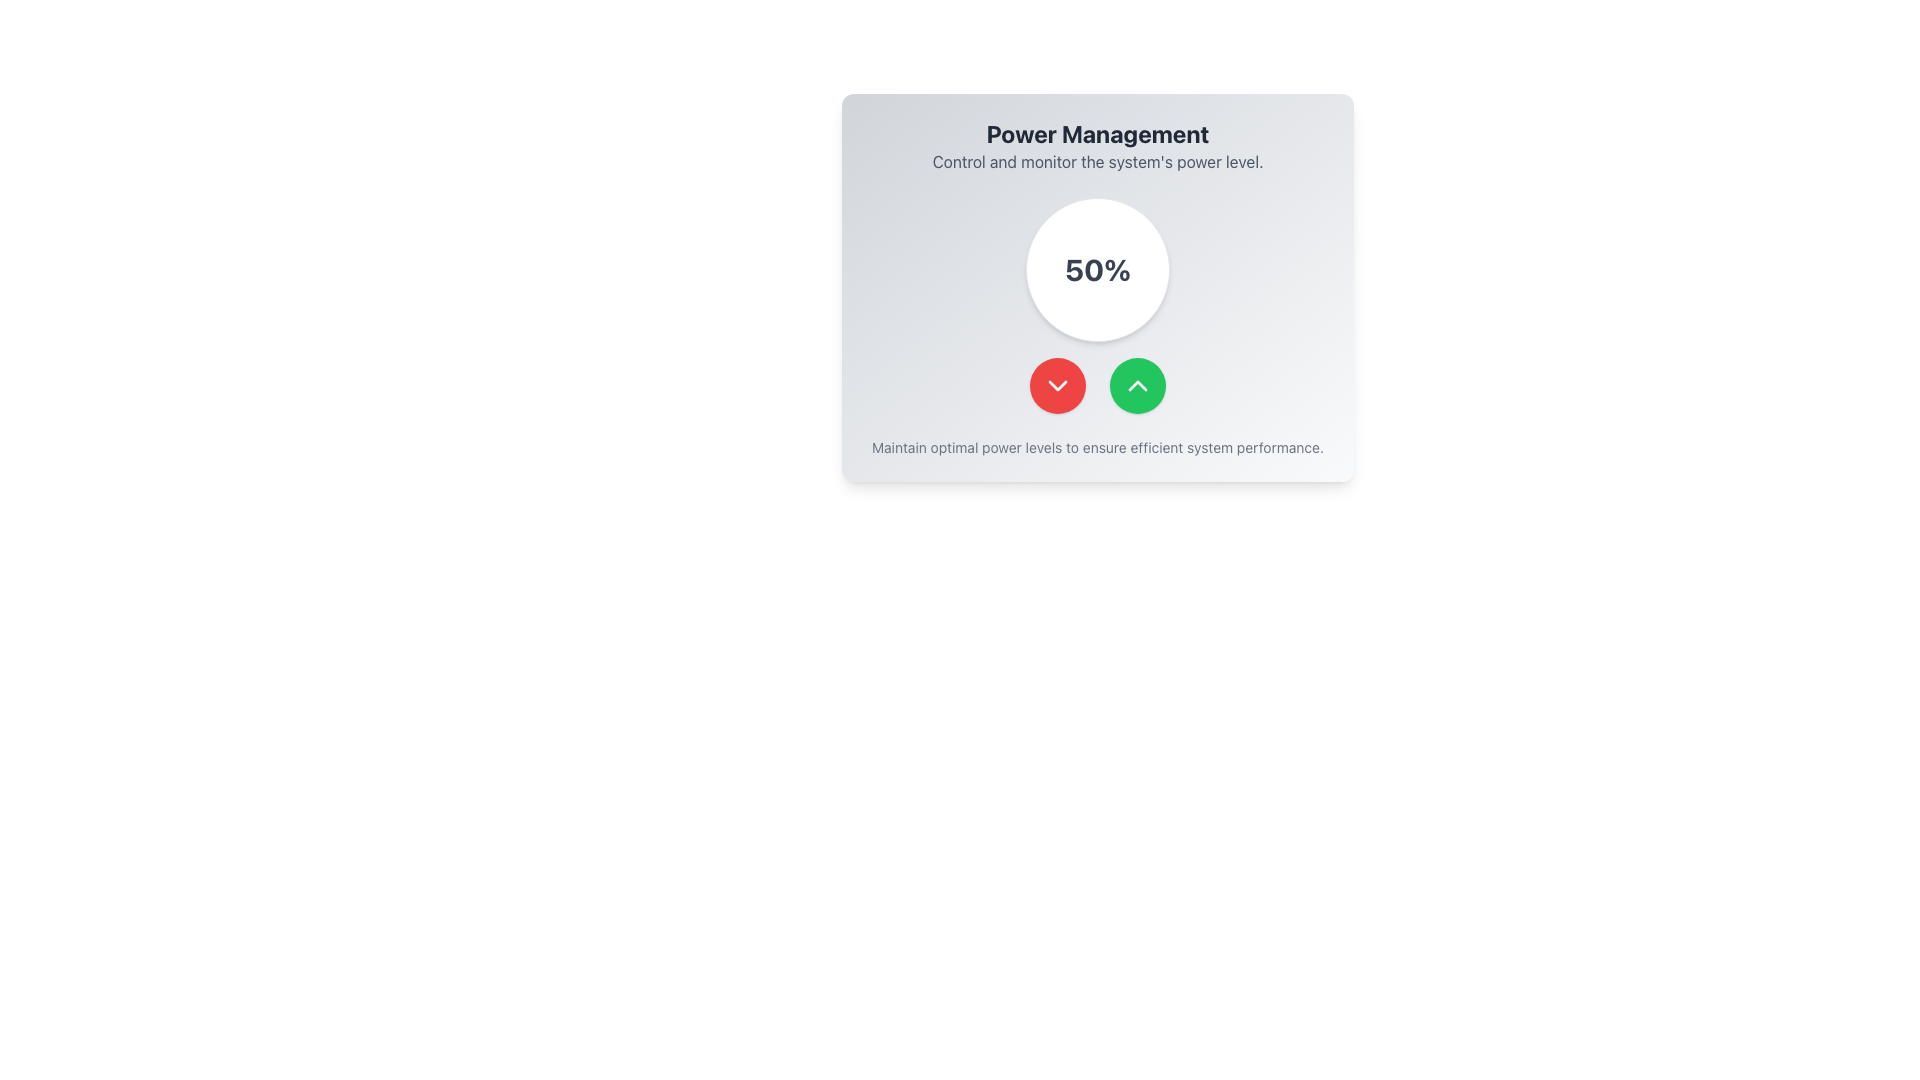  I want to click on the text display that represents a percentage value indicating current power level, located at the center of a circular area in the middle-top portion of the interface, so click(1097, 270).